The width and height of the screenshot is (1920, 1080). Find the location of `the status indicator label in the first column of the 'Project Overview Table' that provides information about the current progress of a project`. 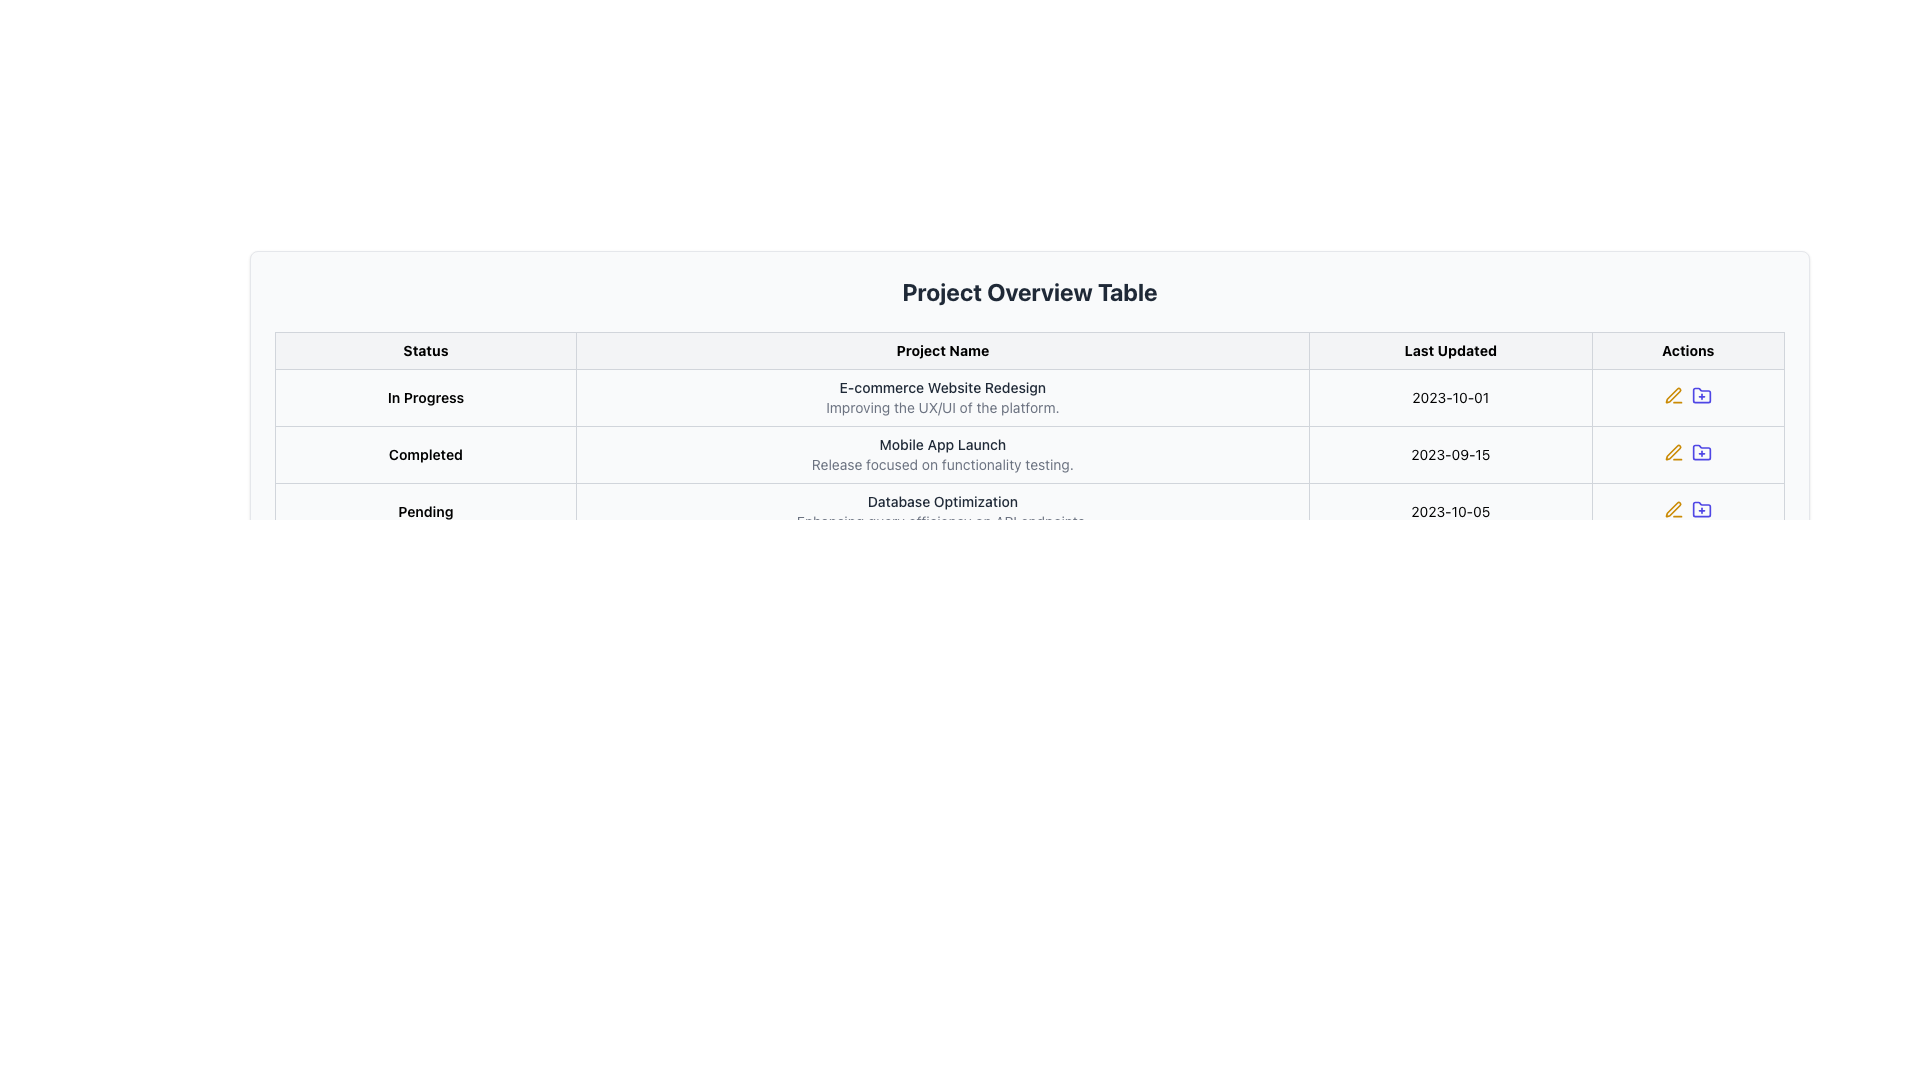

the status indicator label in the first column of the 'Project Overview Table' that provides information about the current progress of a project is located at coordinates (424, 397).